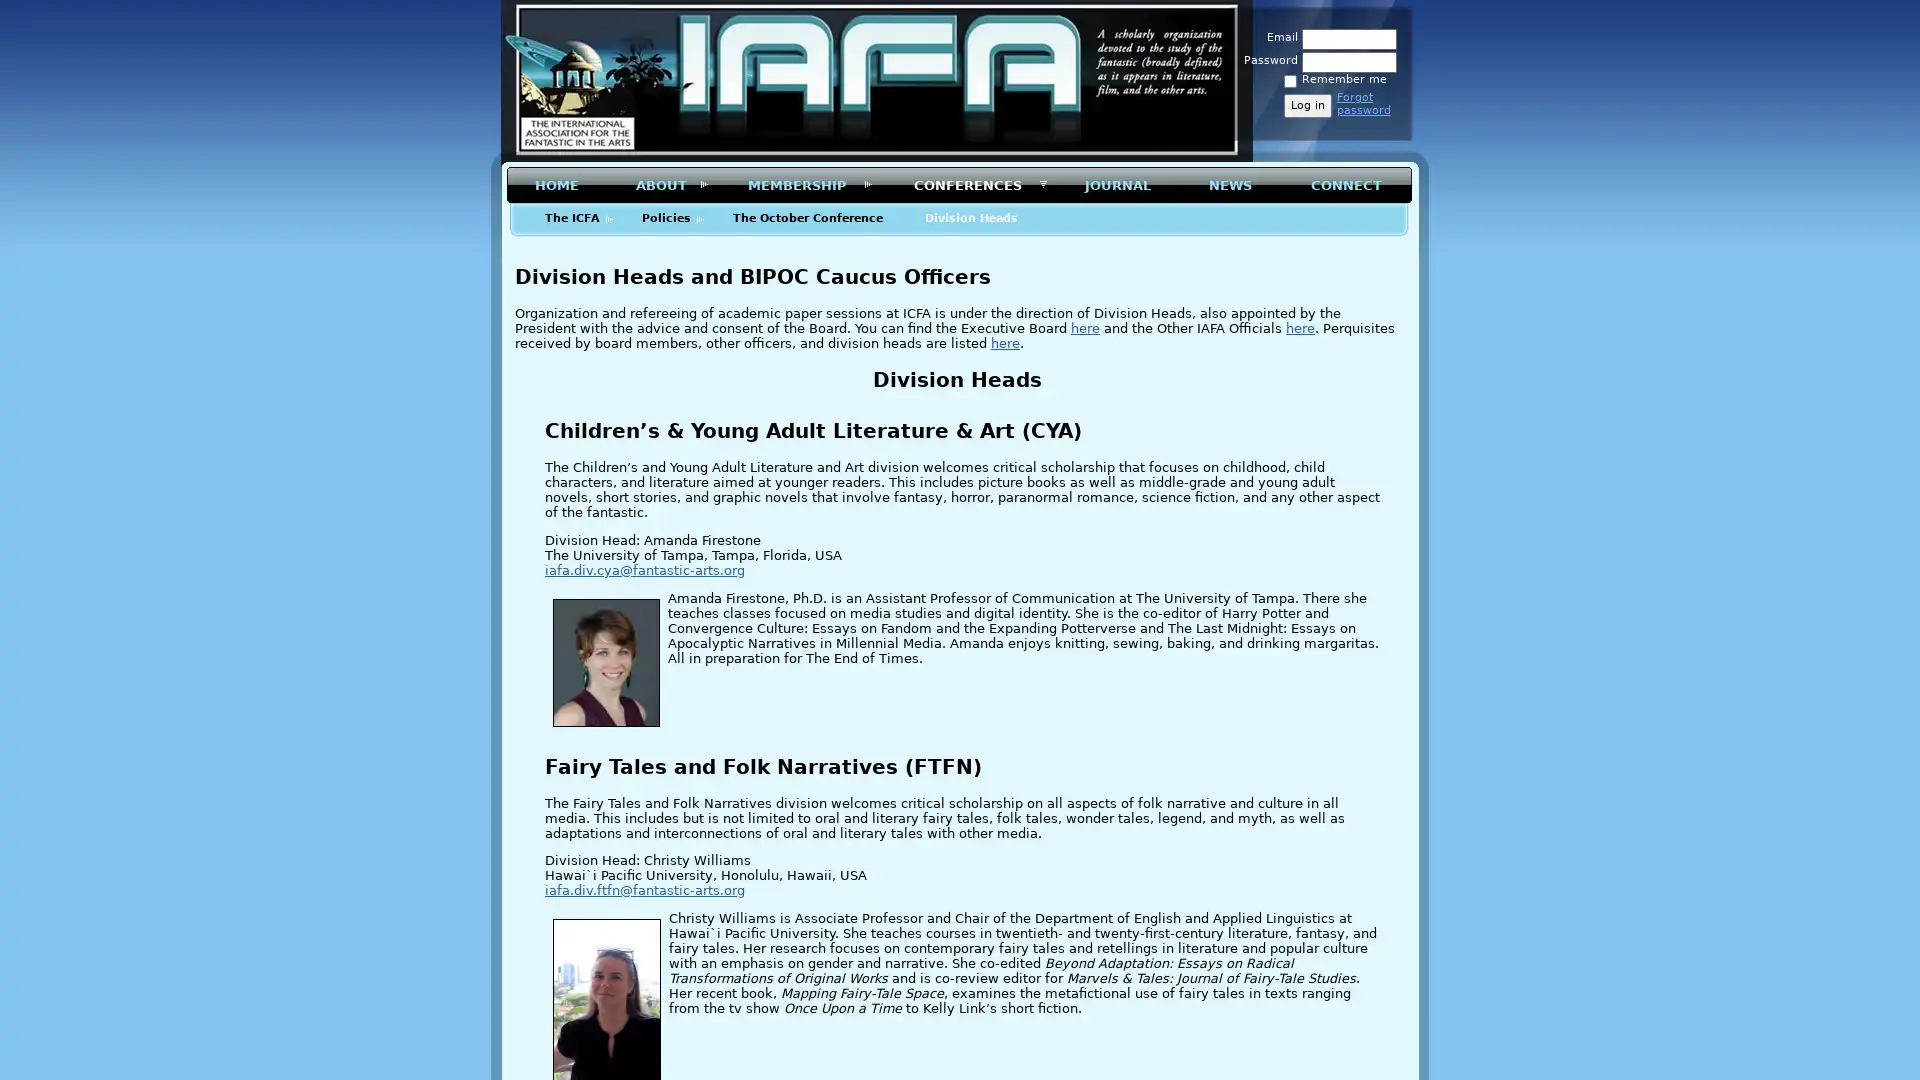 The height and width of the screenshot is (1080, 1920). Describe the element at coordinates (1307, 105) in the screenshot. I see `Log in` at that location.